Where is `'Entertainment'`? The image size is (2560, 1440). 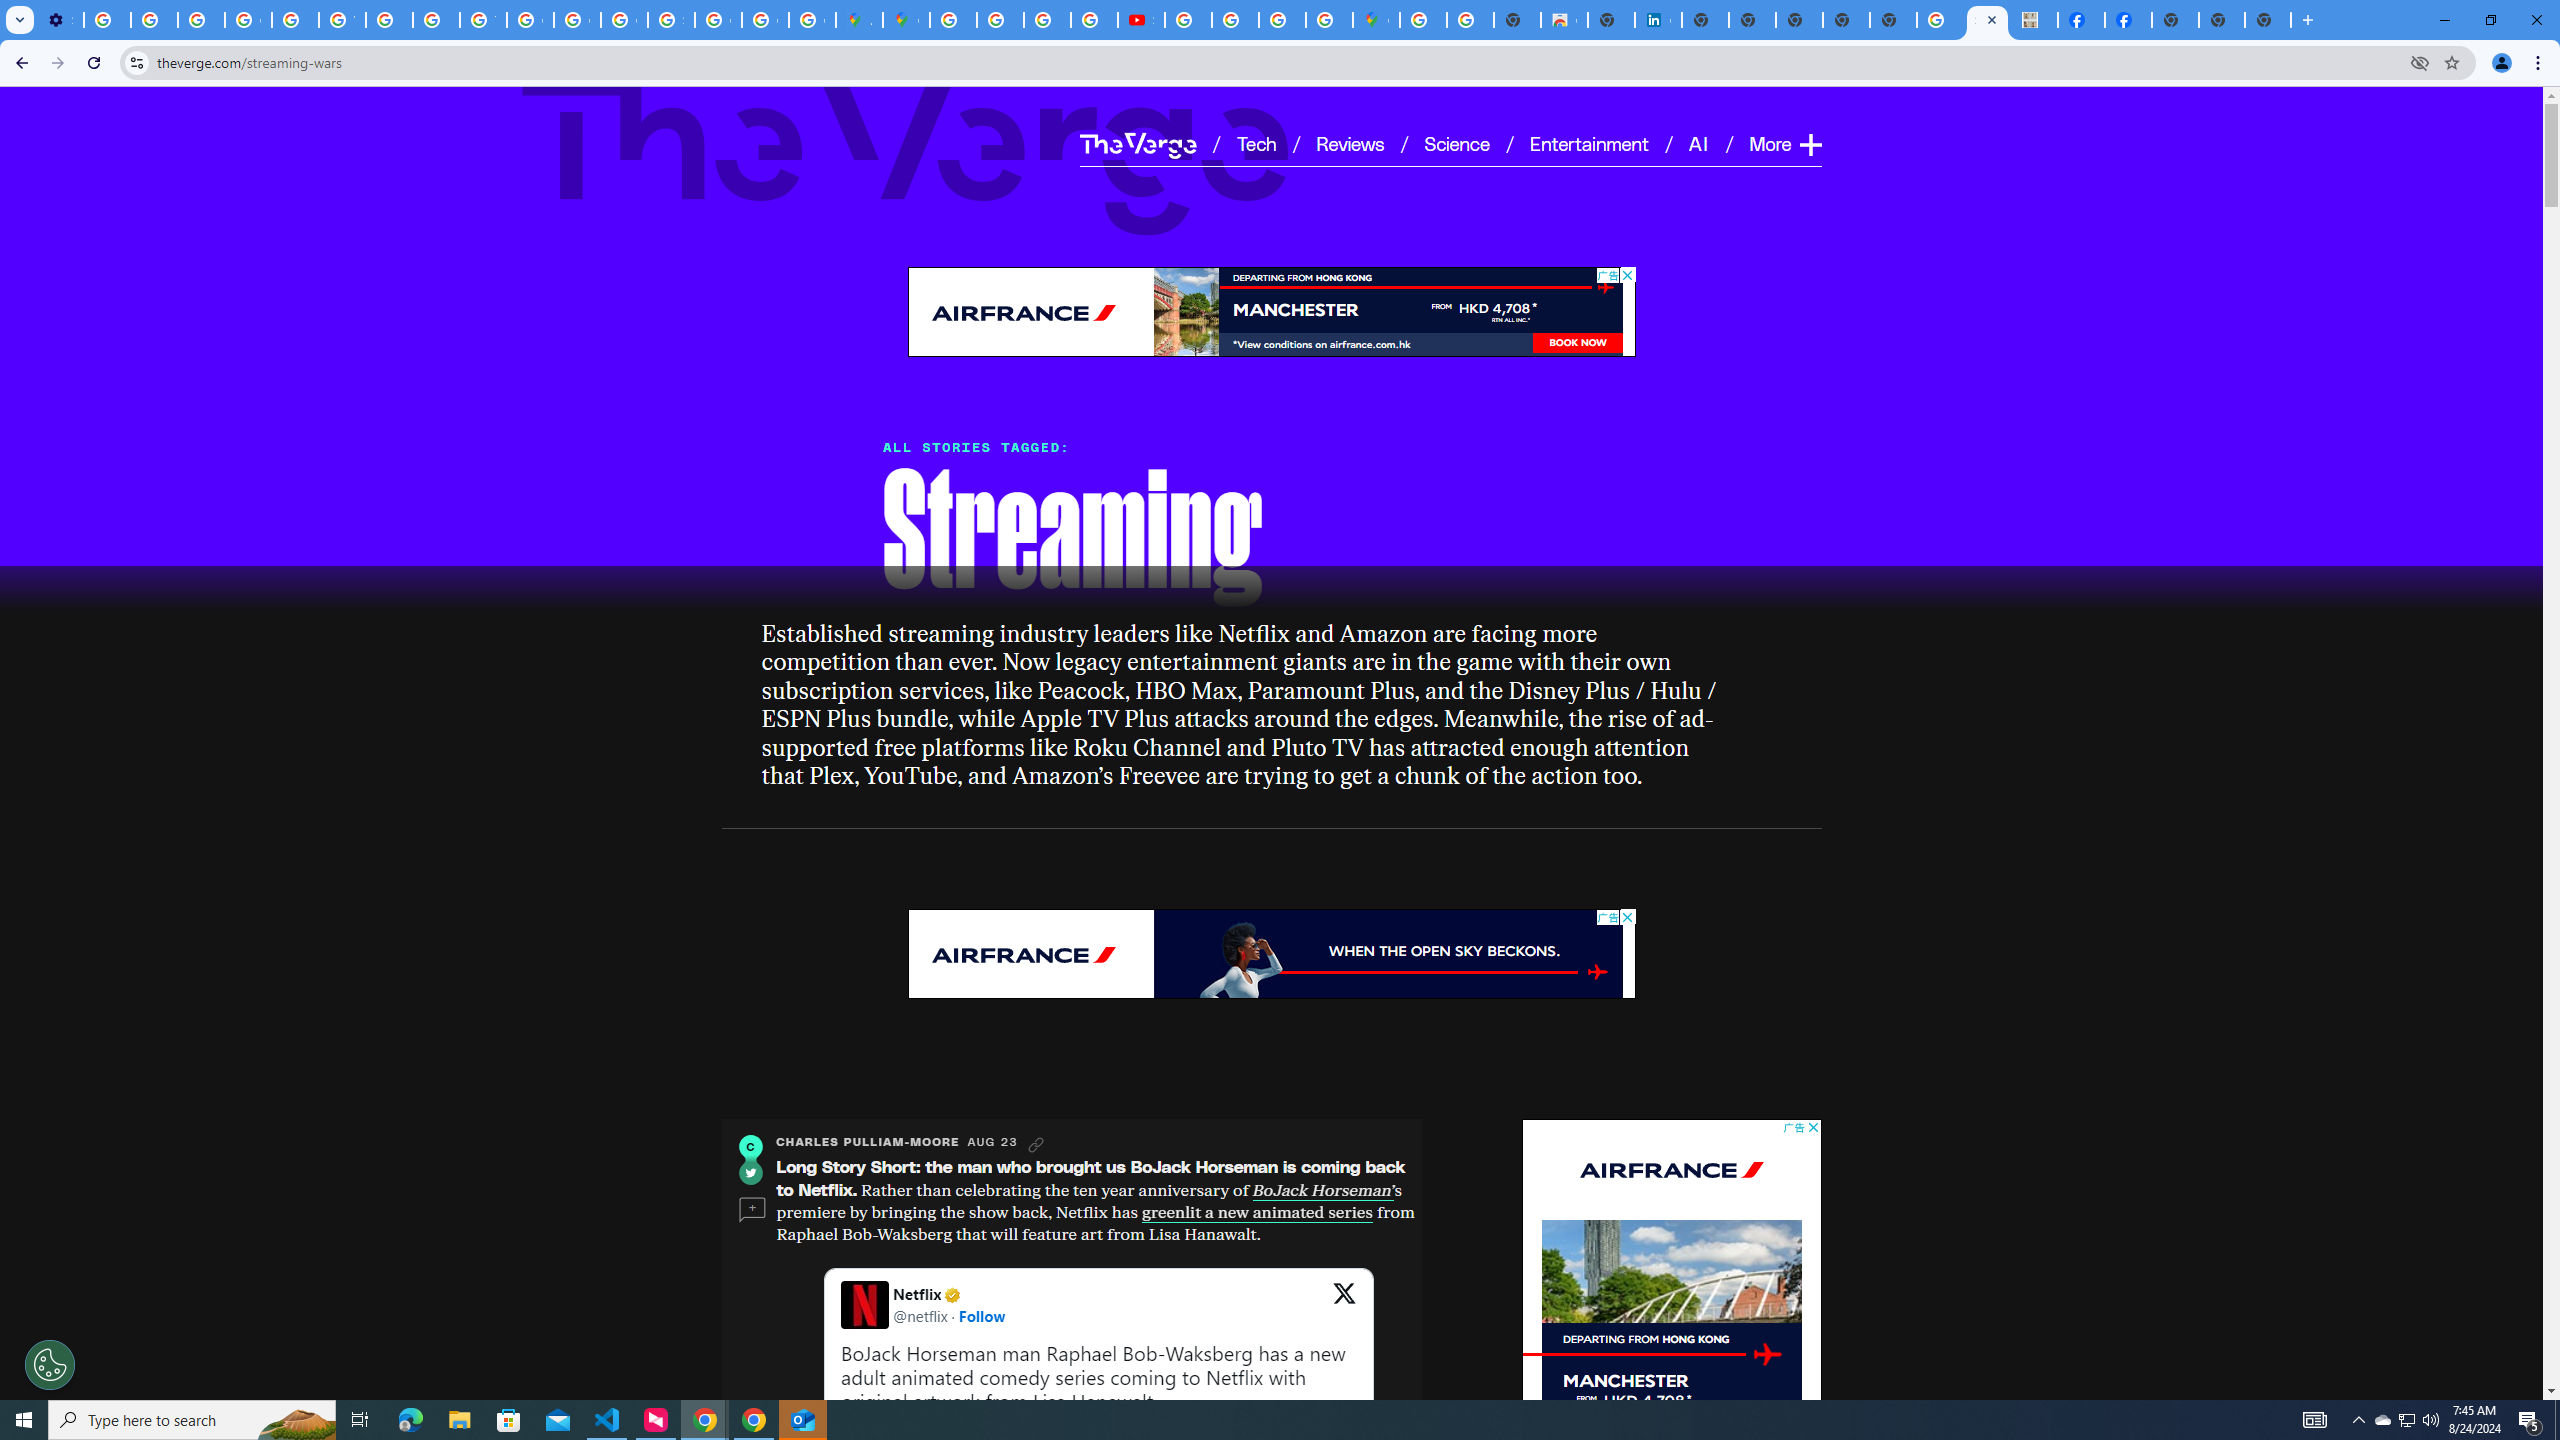
'Entertainment' is located at coordinates (1590, 142).